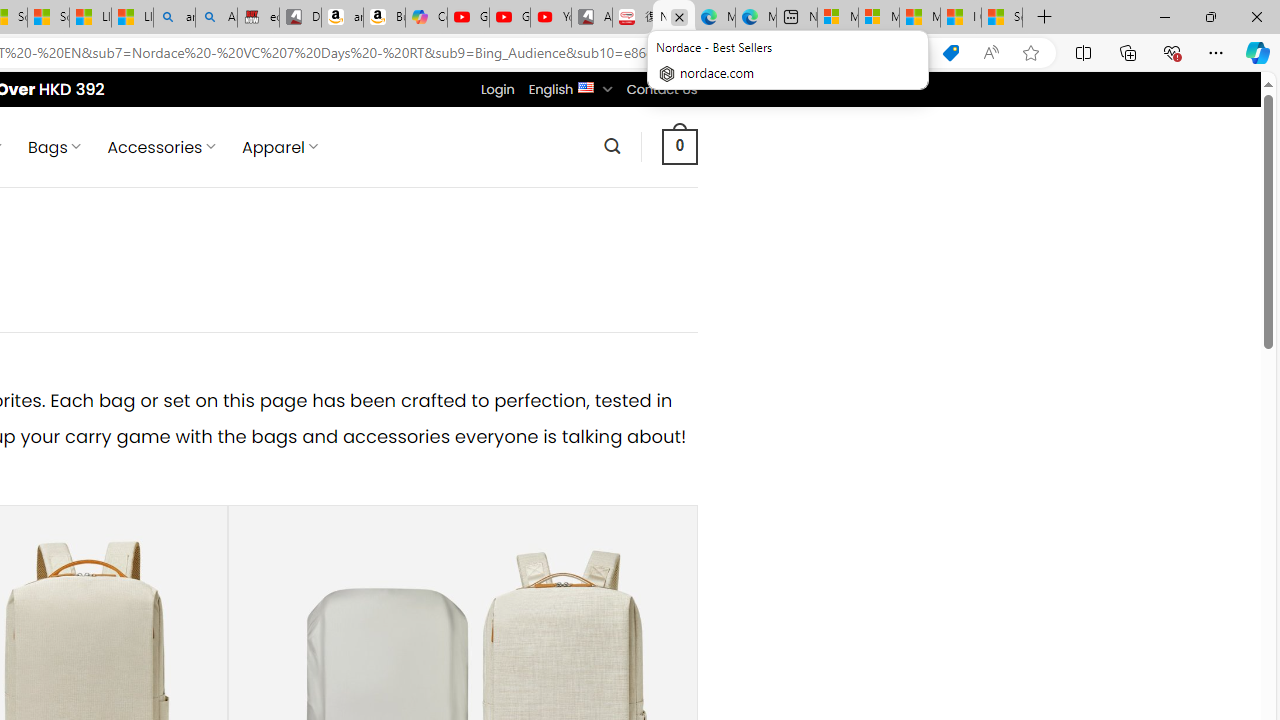 This screenshot has height=720, width=1280. I want to click on '  0  ', so click(679, 145).